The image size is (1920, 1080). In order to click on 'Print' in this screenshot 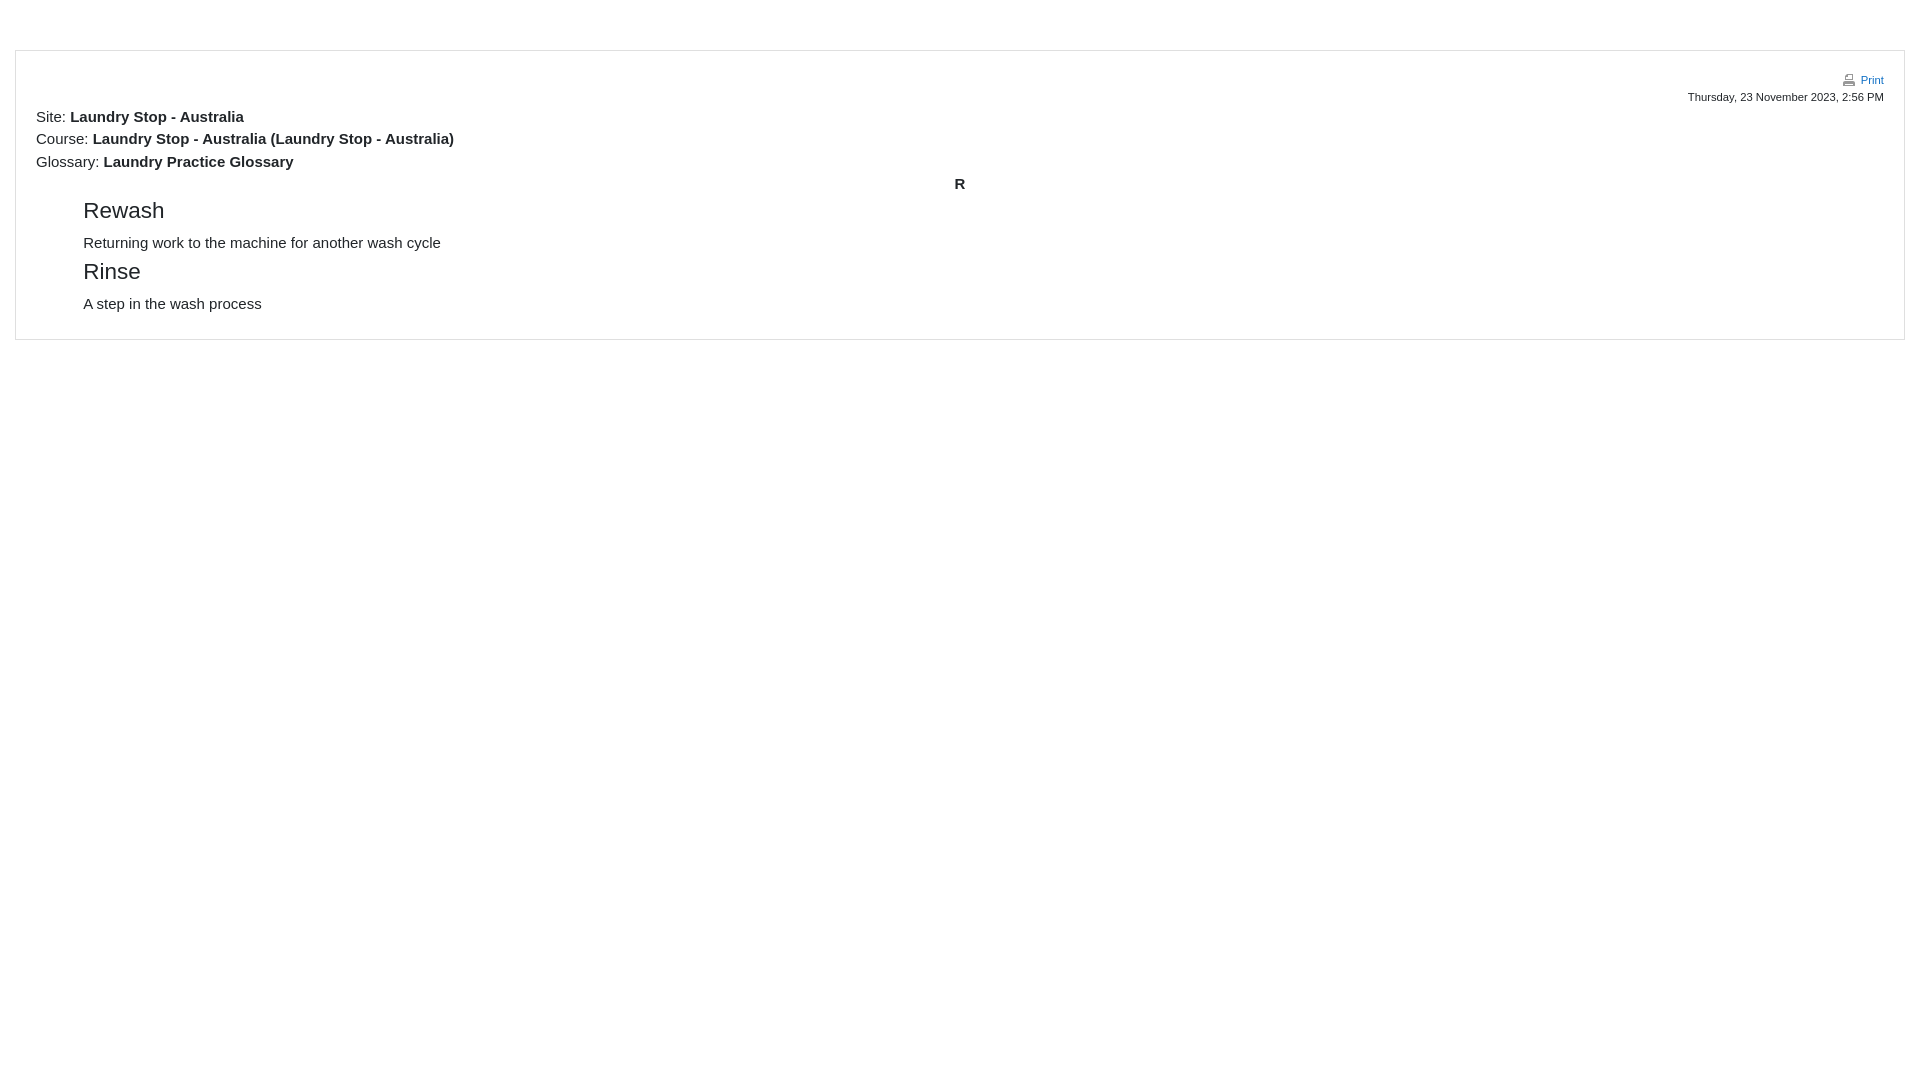, I will do `click(1861, 79)`.